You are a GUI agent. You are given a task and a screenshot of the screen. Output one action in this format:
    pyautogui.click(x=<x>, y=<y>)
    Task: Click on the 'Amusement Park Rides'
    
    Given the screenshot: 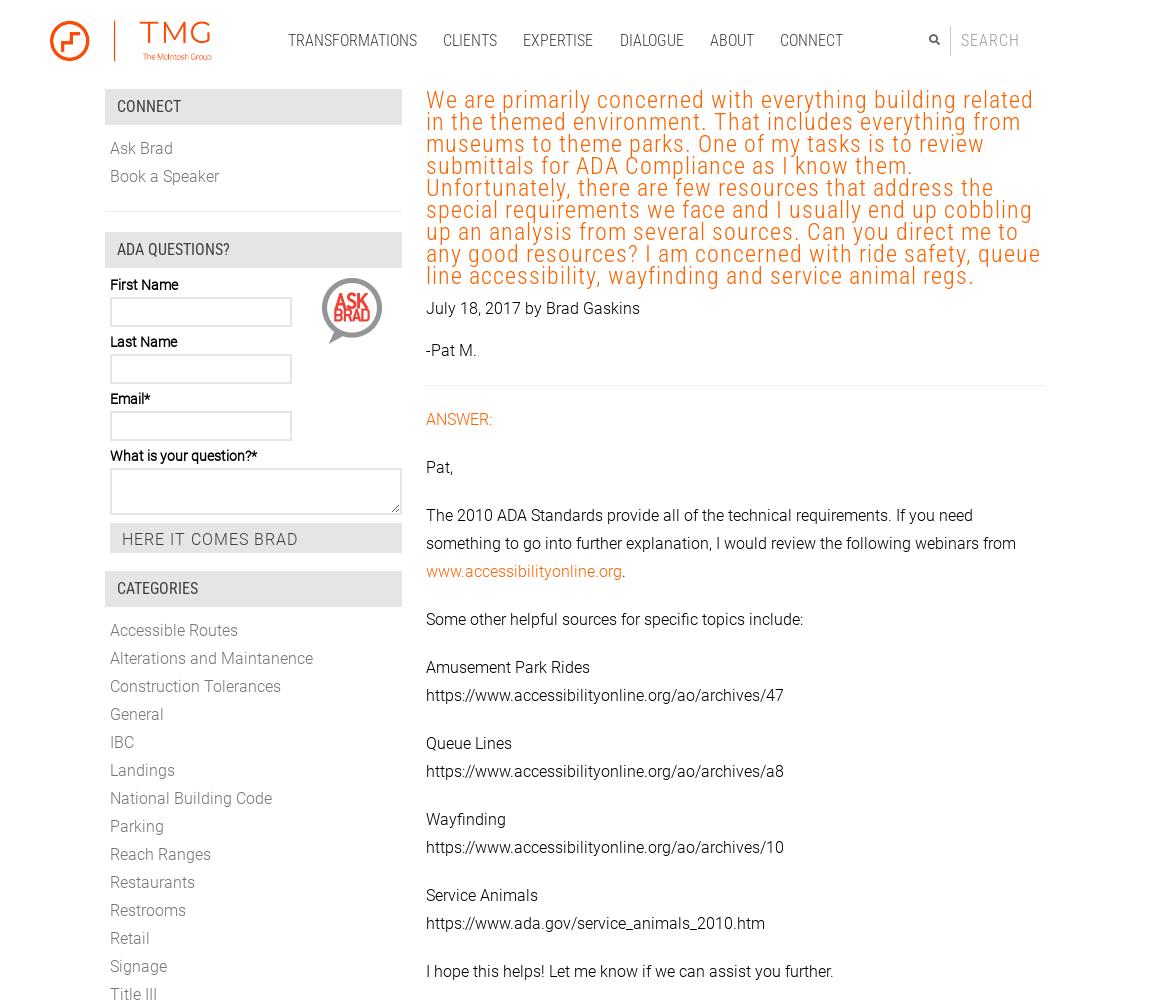 What is the action you would take?
    pyautogui.click(x=507, y=666)
    